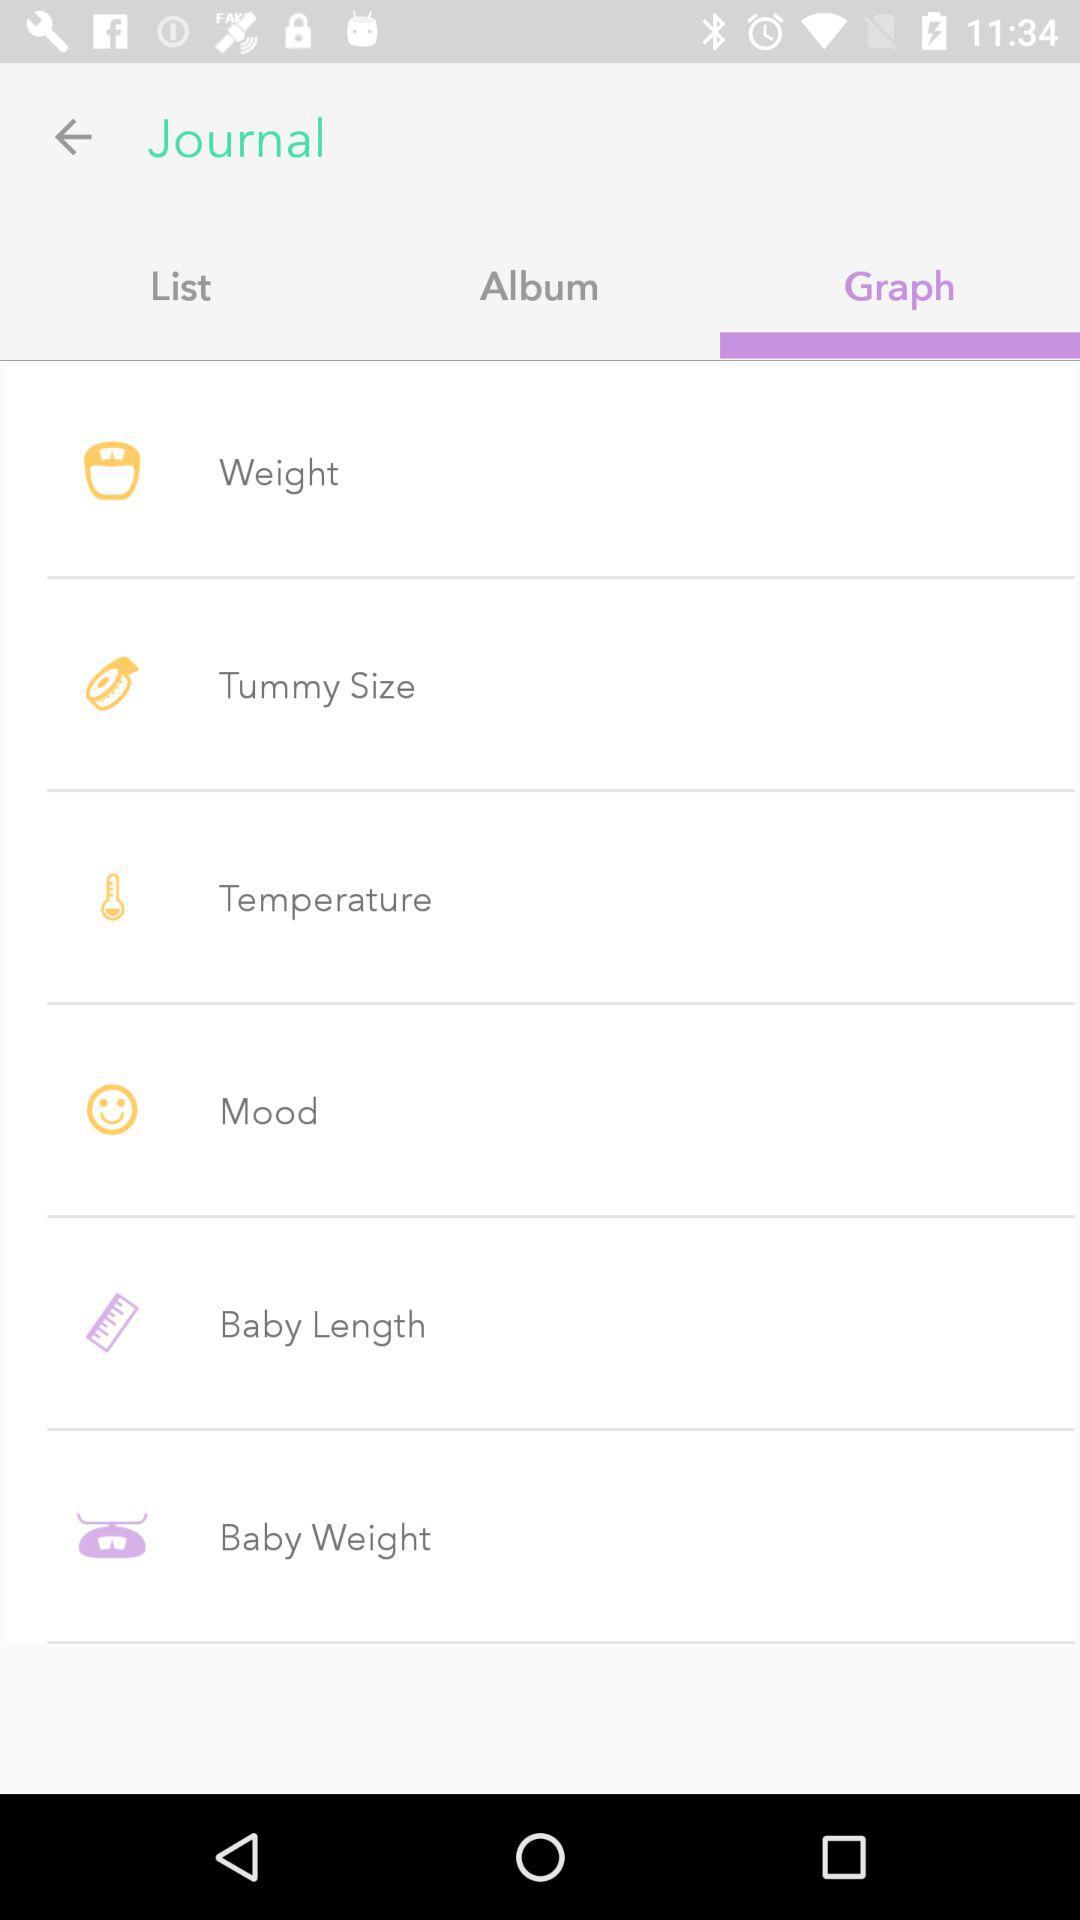 The image size is (1080, 1920). What do you see at coordinates (898, 284) in the screenshot?
I see `graph app` at bounding box center [898, 284].